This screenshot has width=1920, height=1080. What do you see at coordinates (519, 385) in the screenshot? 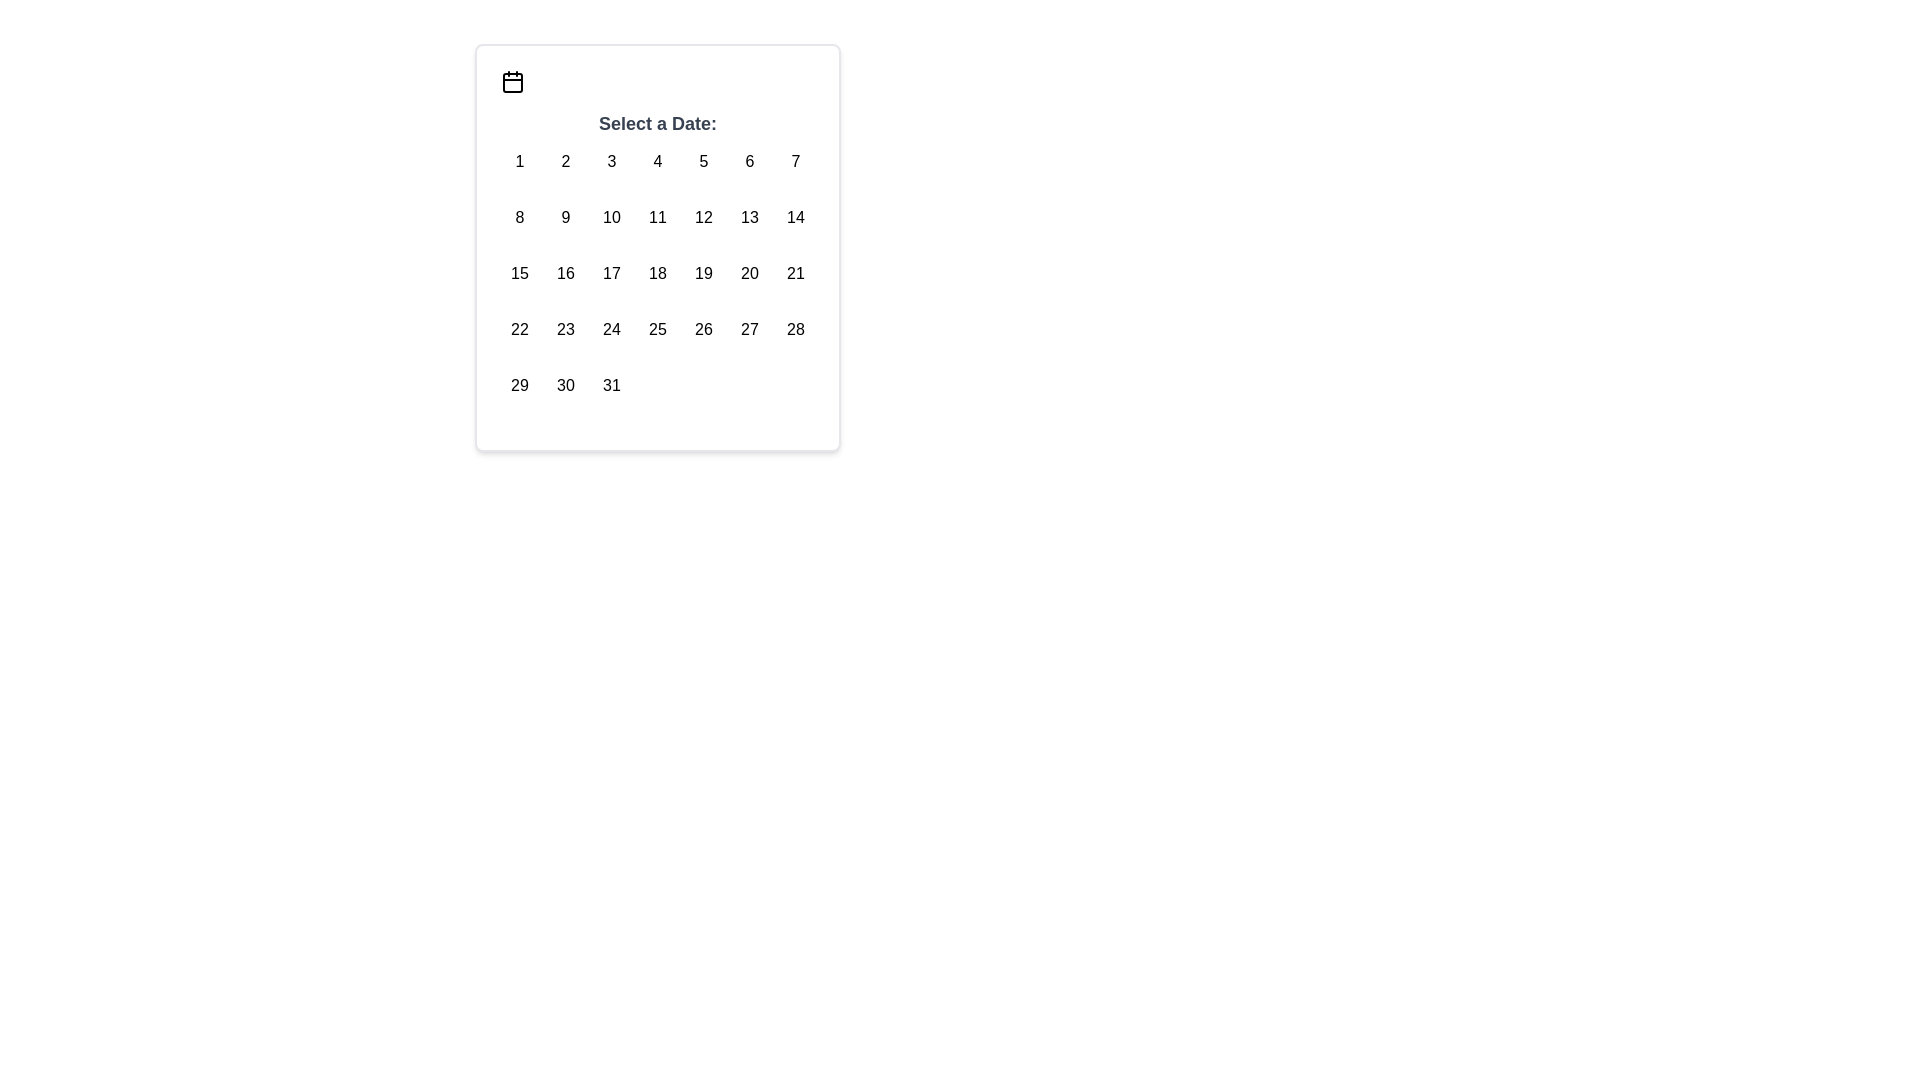
I see `the button displaying '29' to initiate keyboard interactions by moving the cursor over it` at bounding box center [519, 385].